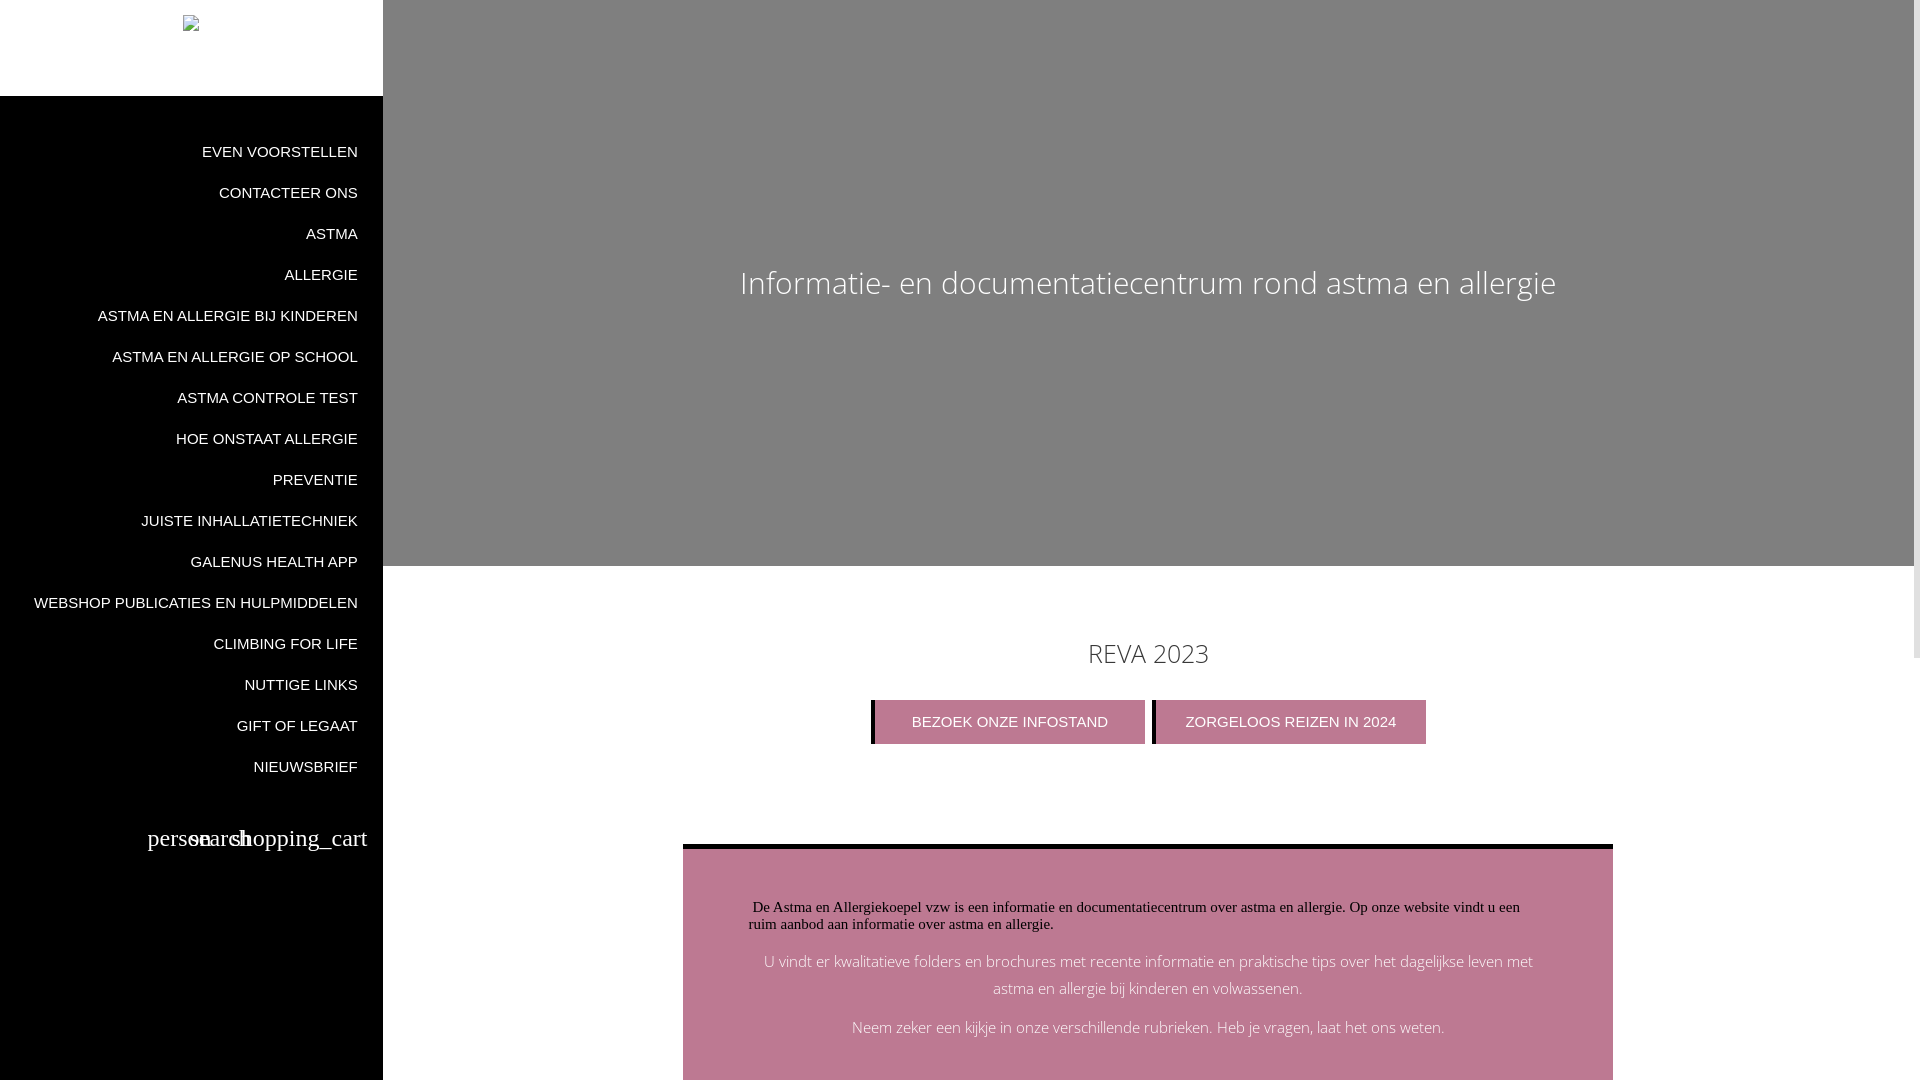 Image resolution: width=1920 pixels, height=1080 pixels. I want to click on 'ASTMA EN ALLERGIE OP SCHOOL', so click(191, 355).